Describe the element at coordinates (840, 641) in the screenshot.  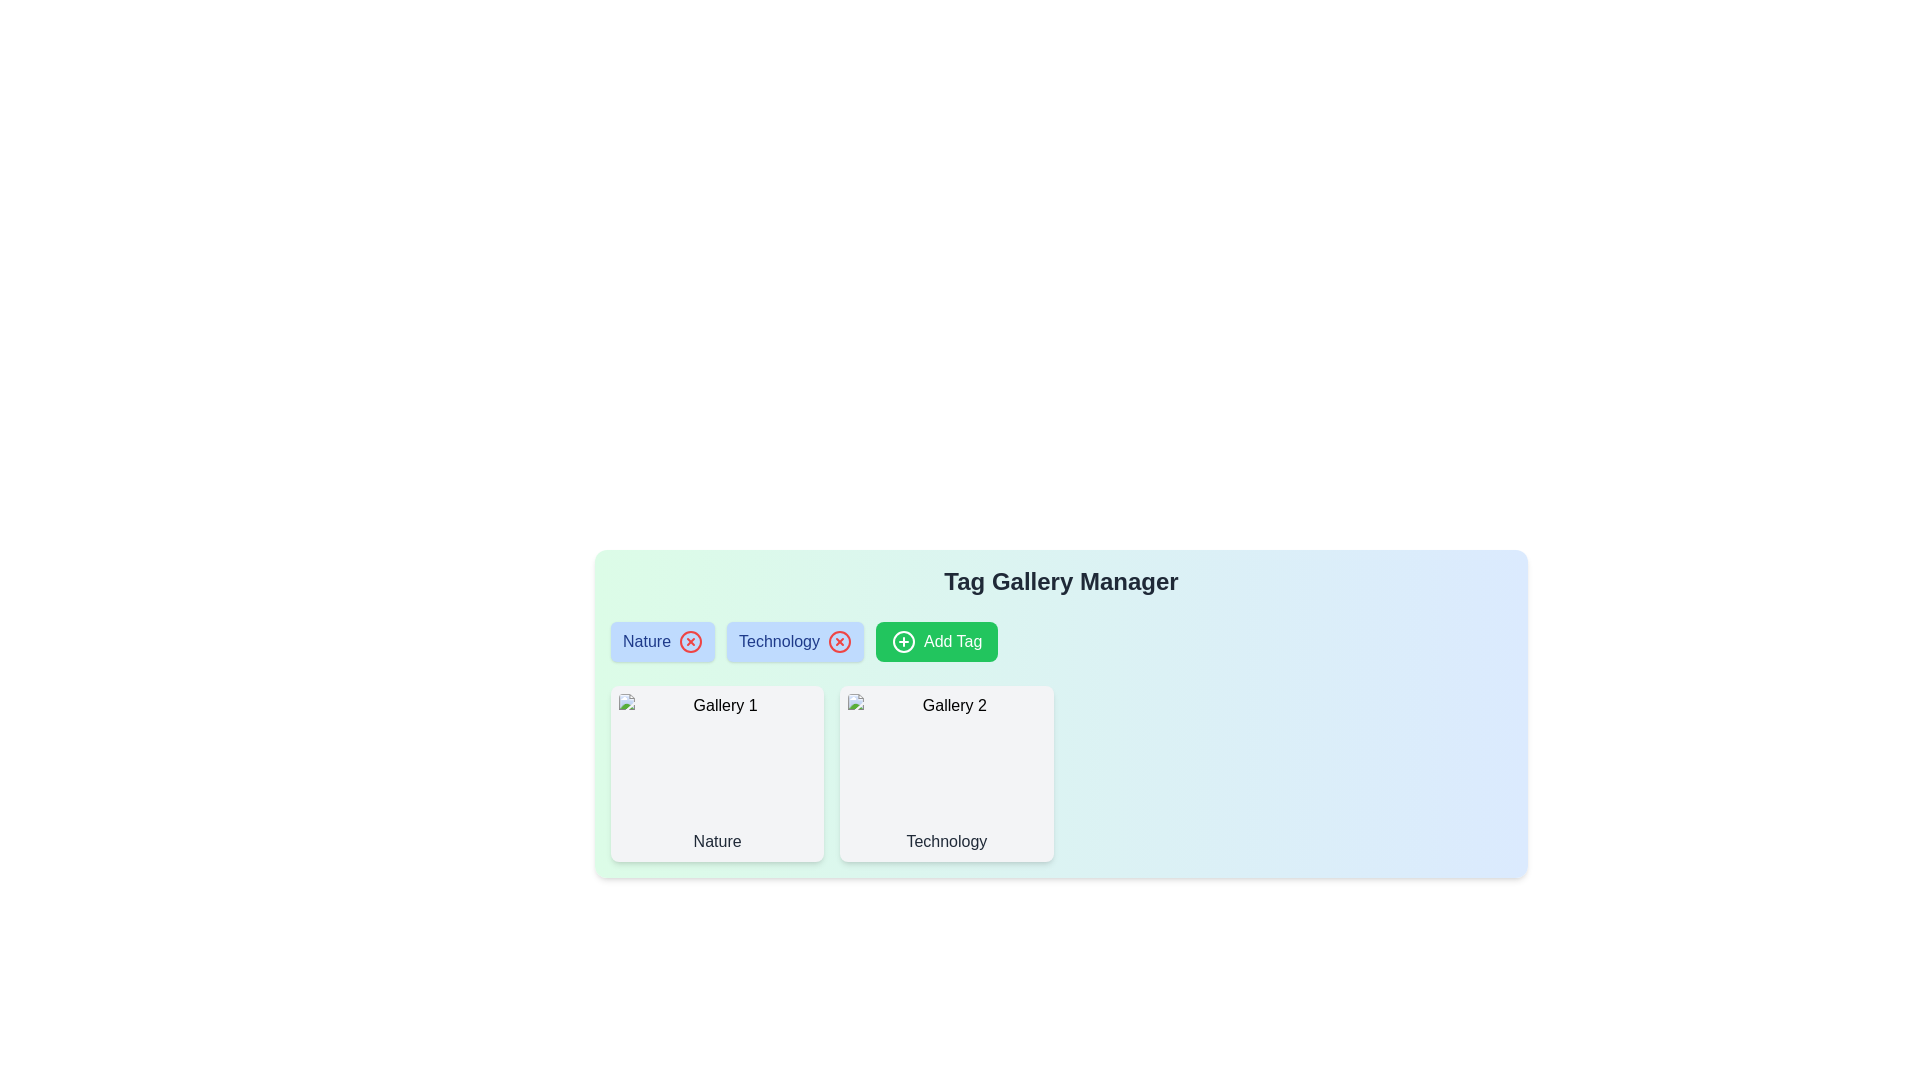
I see `the circular outline icon to the right of the 'Technology' tag` at that location.